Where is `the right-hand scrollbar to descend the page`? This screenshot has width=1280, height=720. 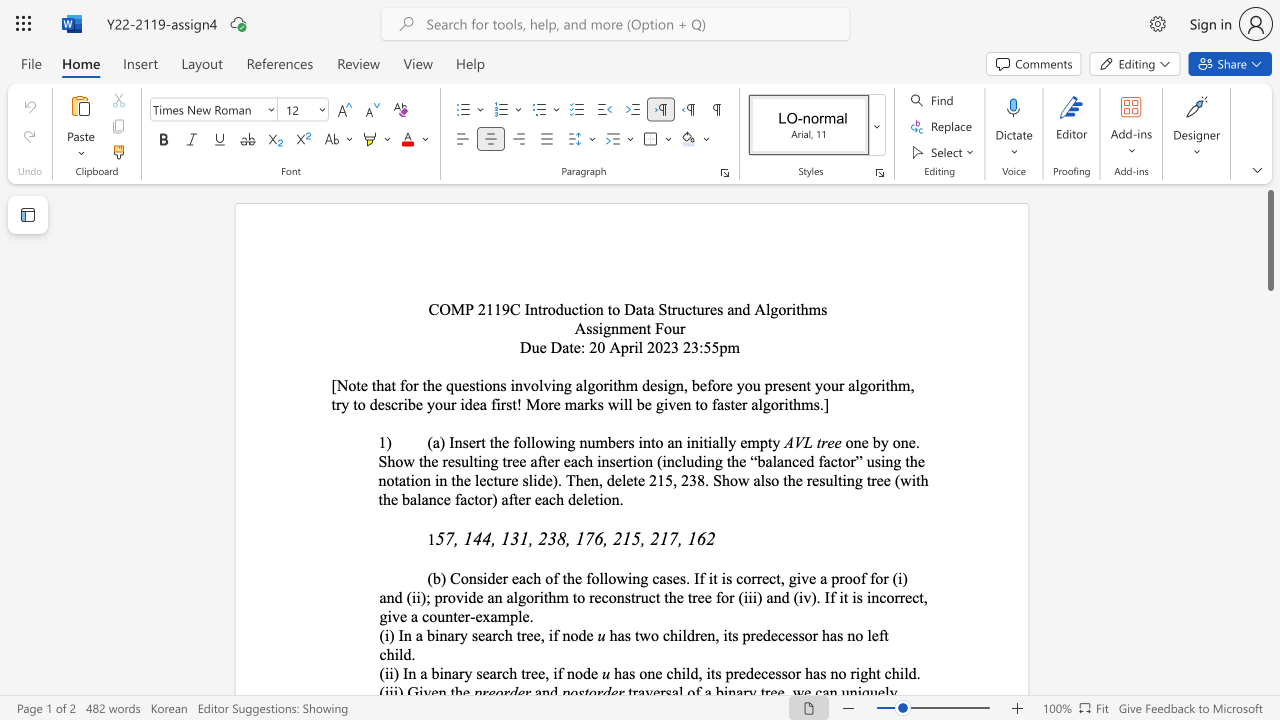 the right-hand scrollbar to descend the page is located at coordinates (1269, 348).